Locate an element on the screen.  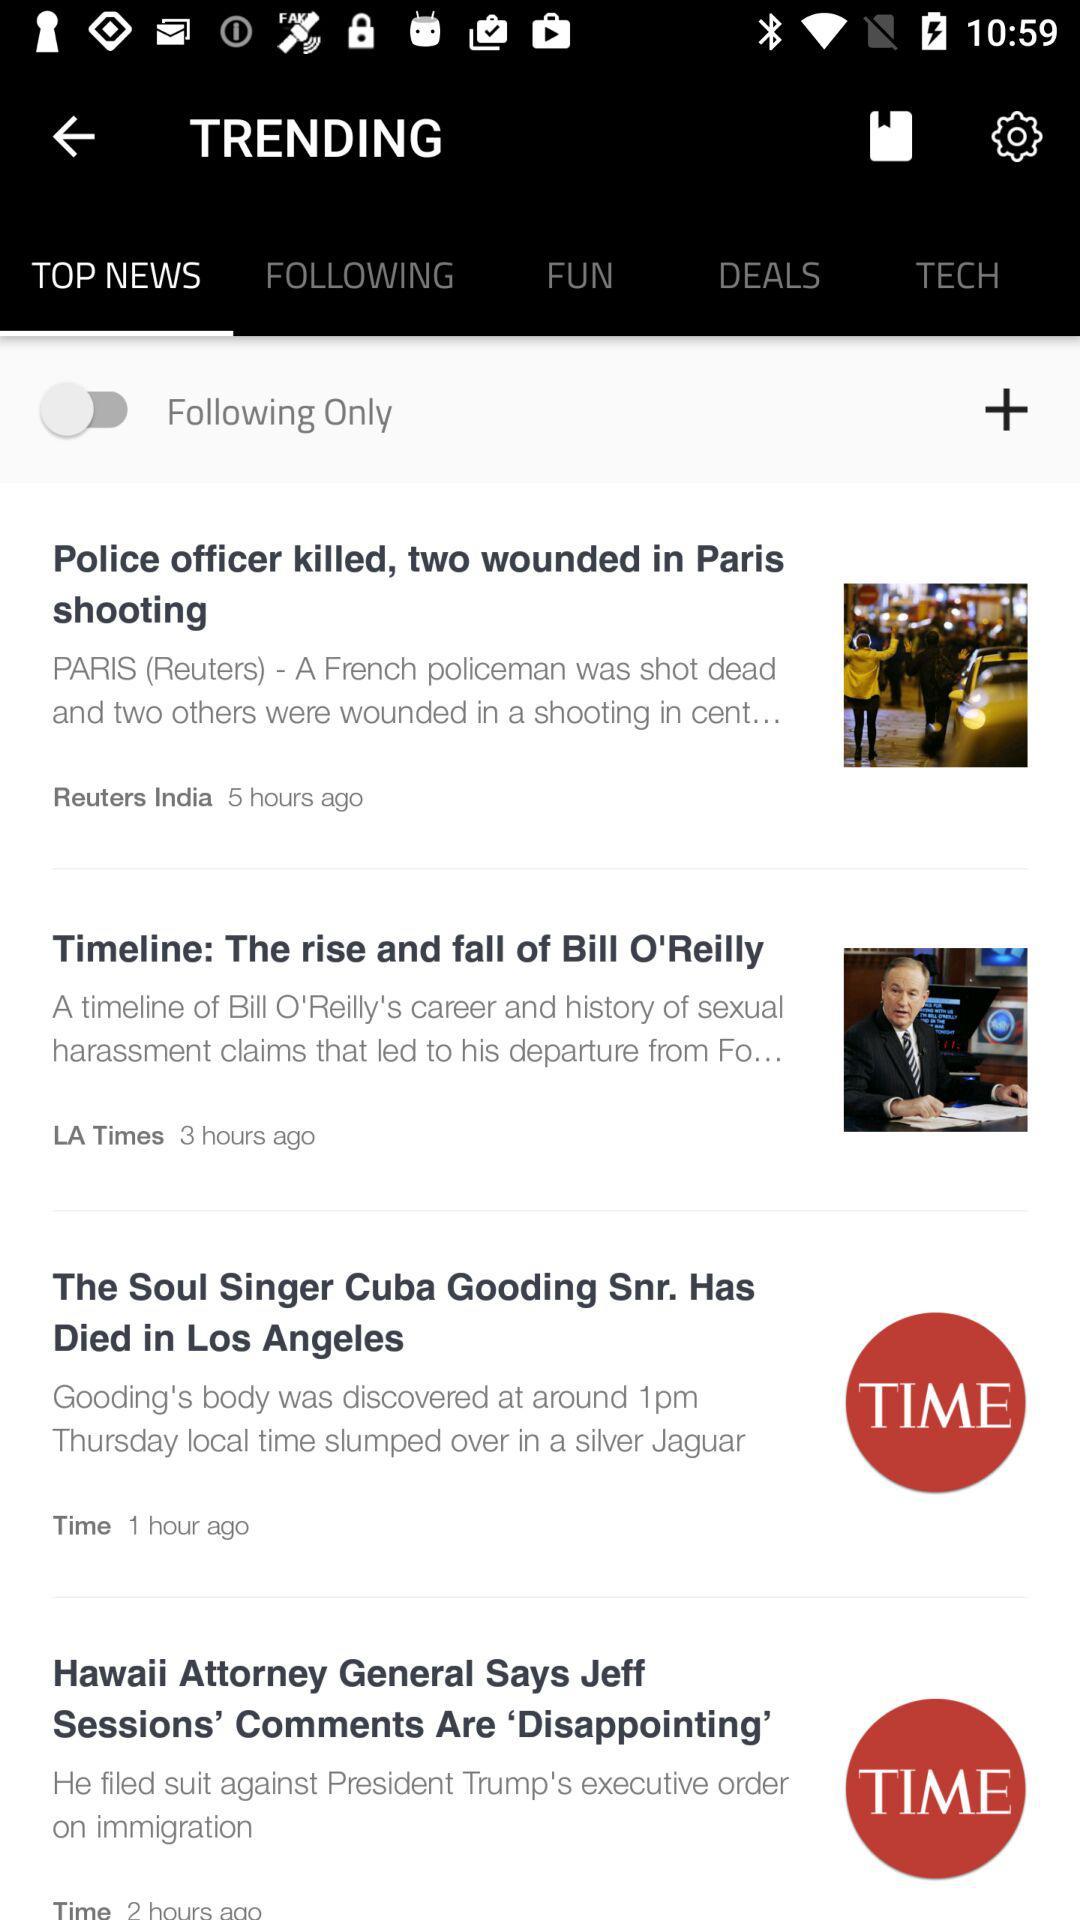
item above the police officer killed is located at coordinates (93, 408).